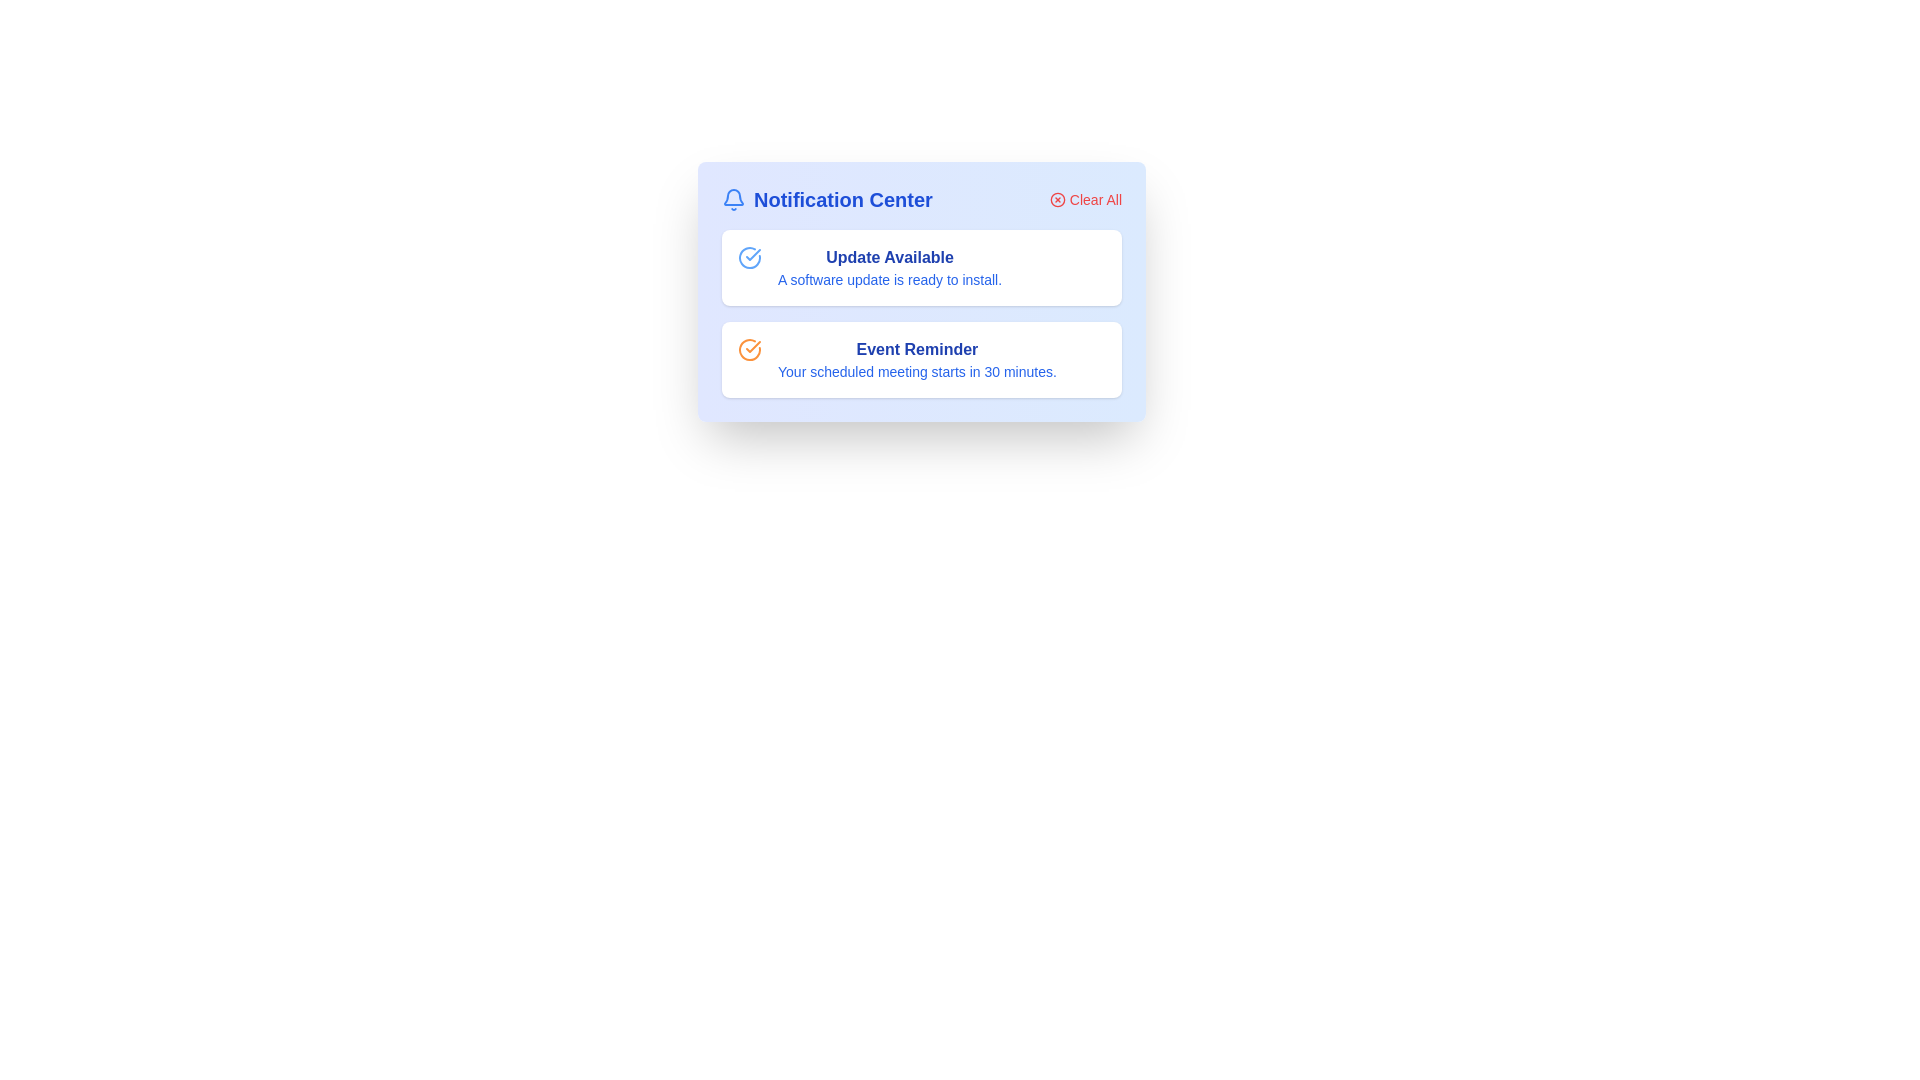 Image resolution: width=1920 pixels, height=1080 pixels. Describe the element at coordinates (920, 358) in the screenshot. I see `the Notification card element titled 'Event Reminder' which is the second card in the Notification Center, featuring a white background, rounded corners, and an orange checkmark icon` at that location.